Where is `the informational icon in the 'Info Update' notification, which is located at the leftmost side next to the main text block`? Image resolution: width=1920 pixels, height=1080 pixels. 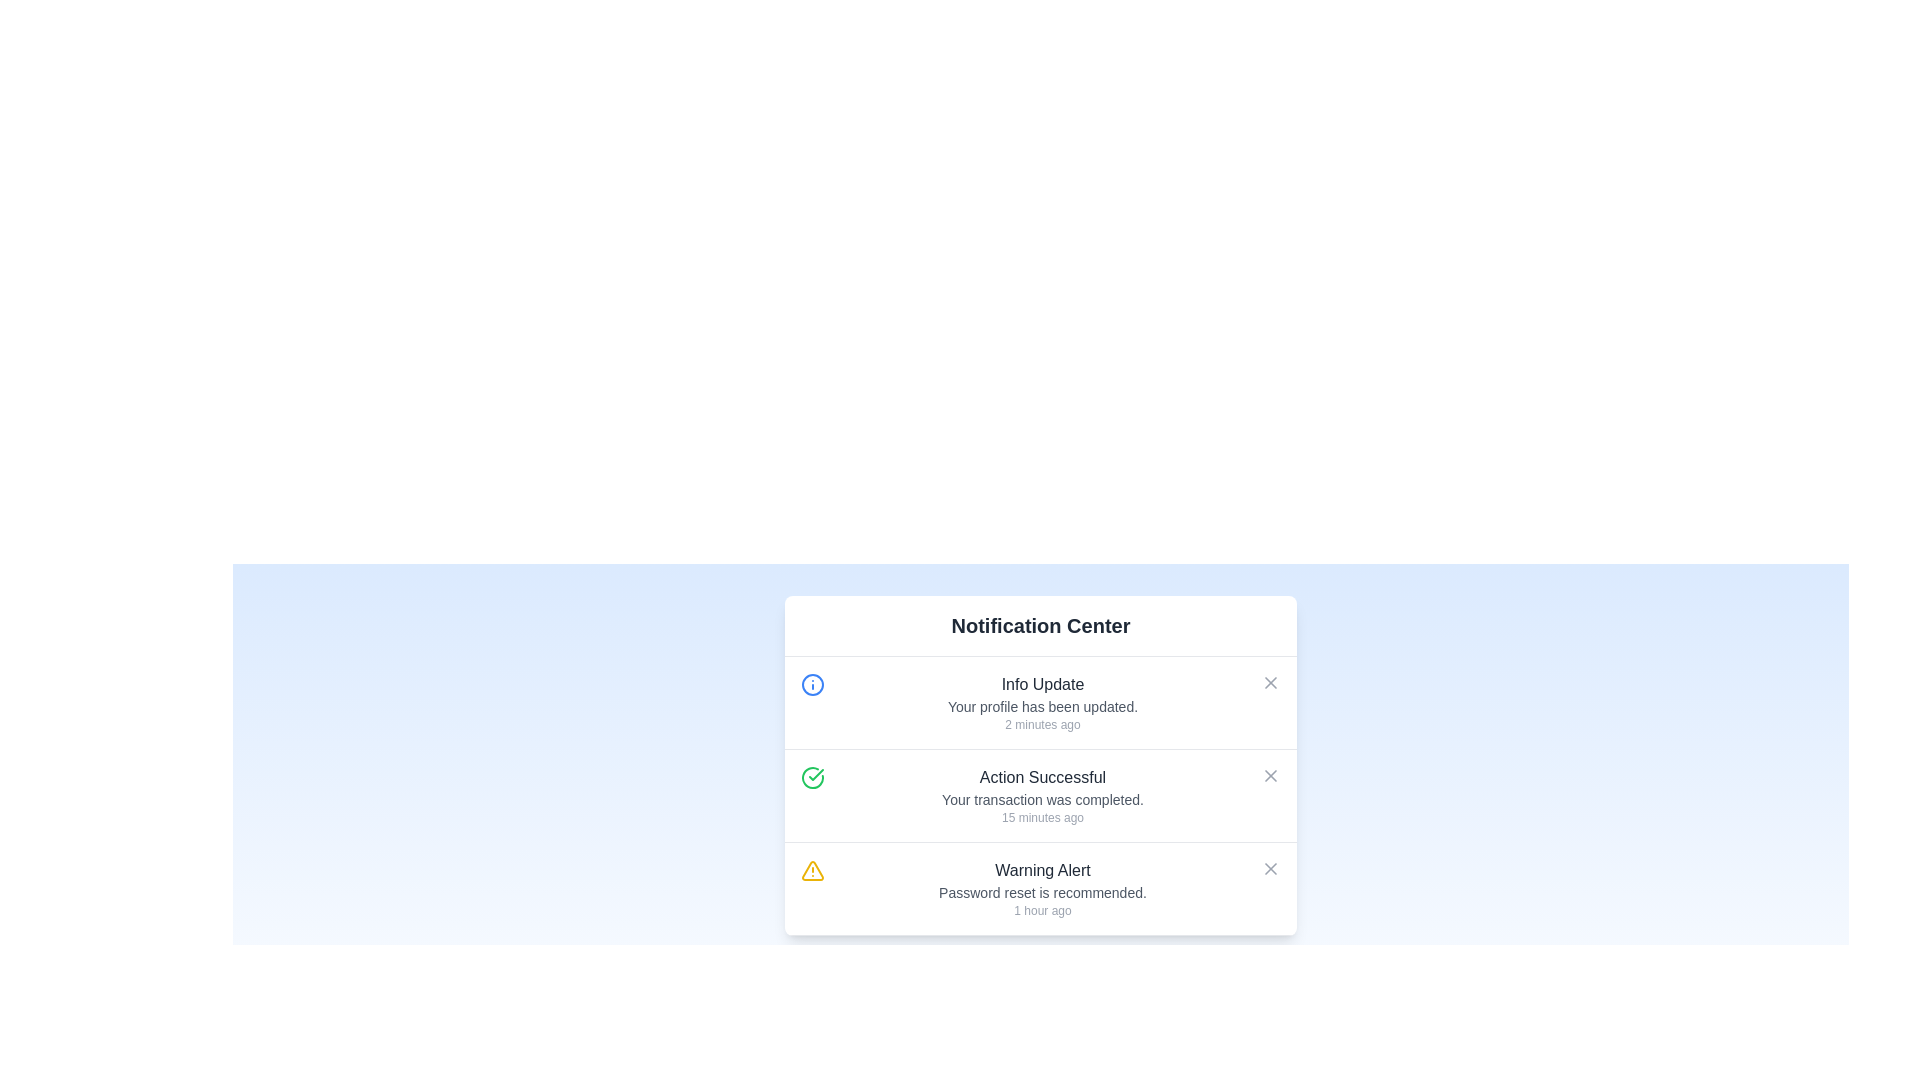 the informational icon in the 'Info Update' notification, which is located at the leftmost side next to the main text block is located at coordinates (812, 684).